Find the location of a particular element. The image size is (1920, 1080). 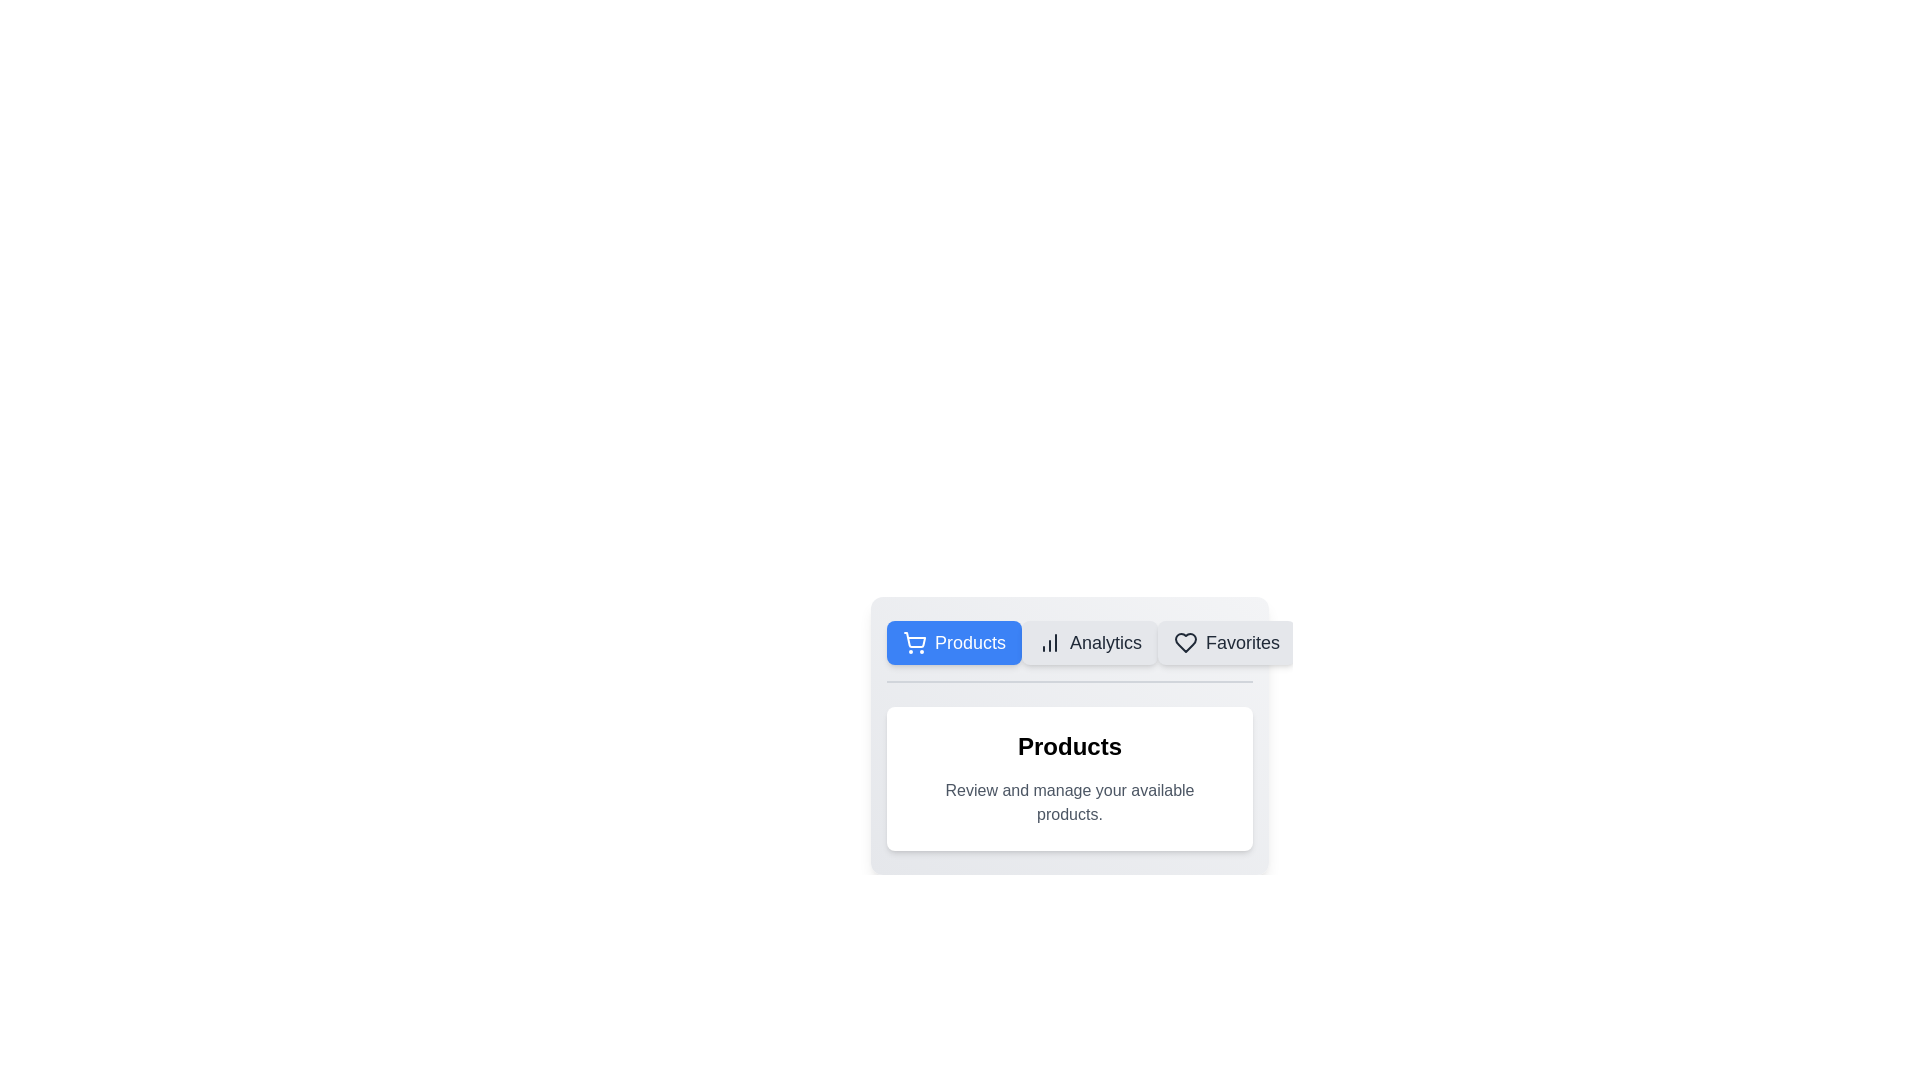

the 'Analytics' text label in the horizontal navigation menu is located at coordinates (1105, 643).